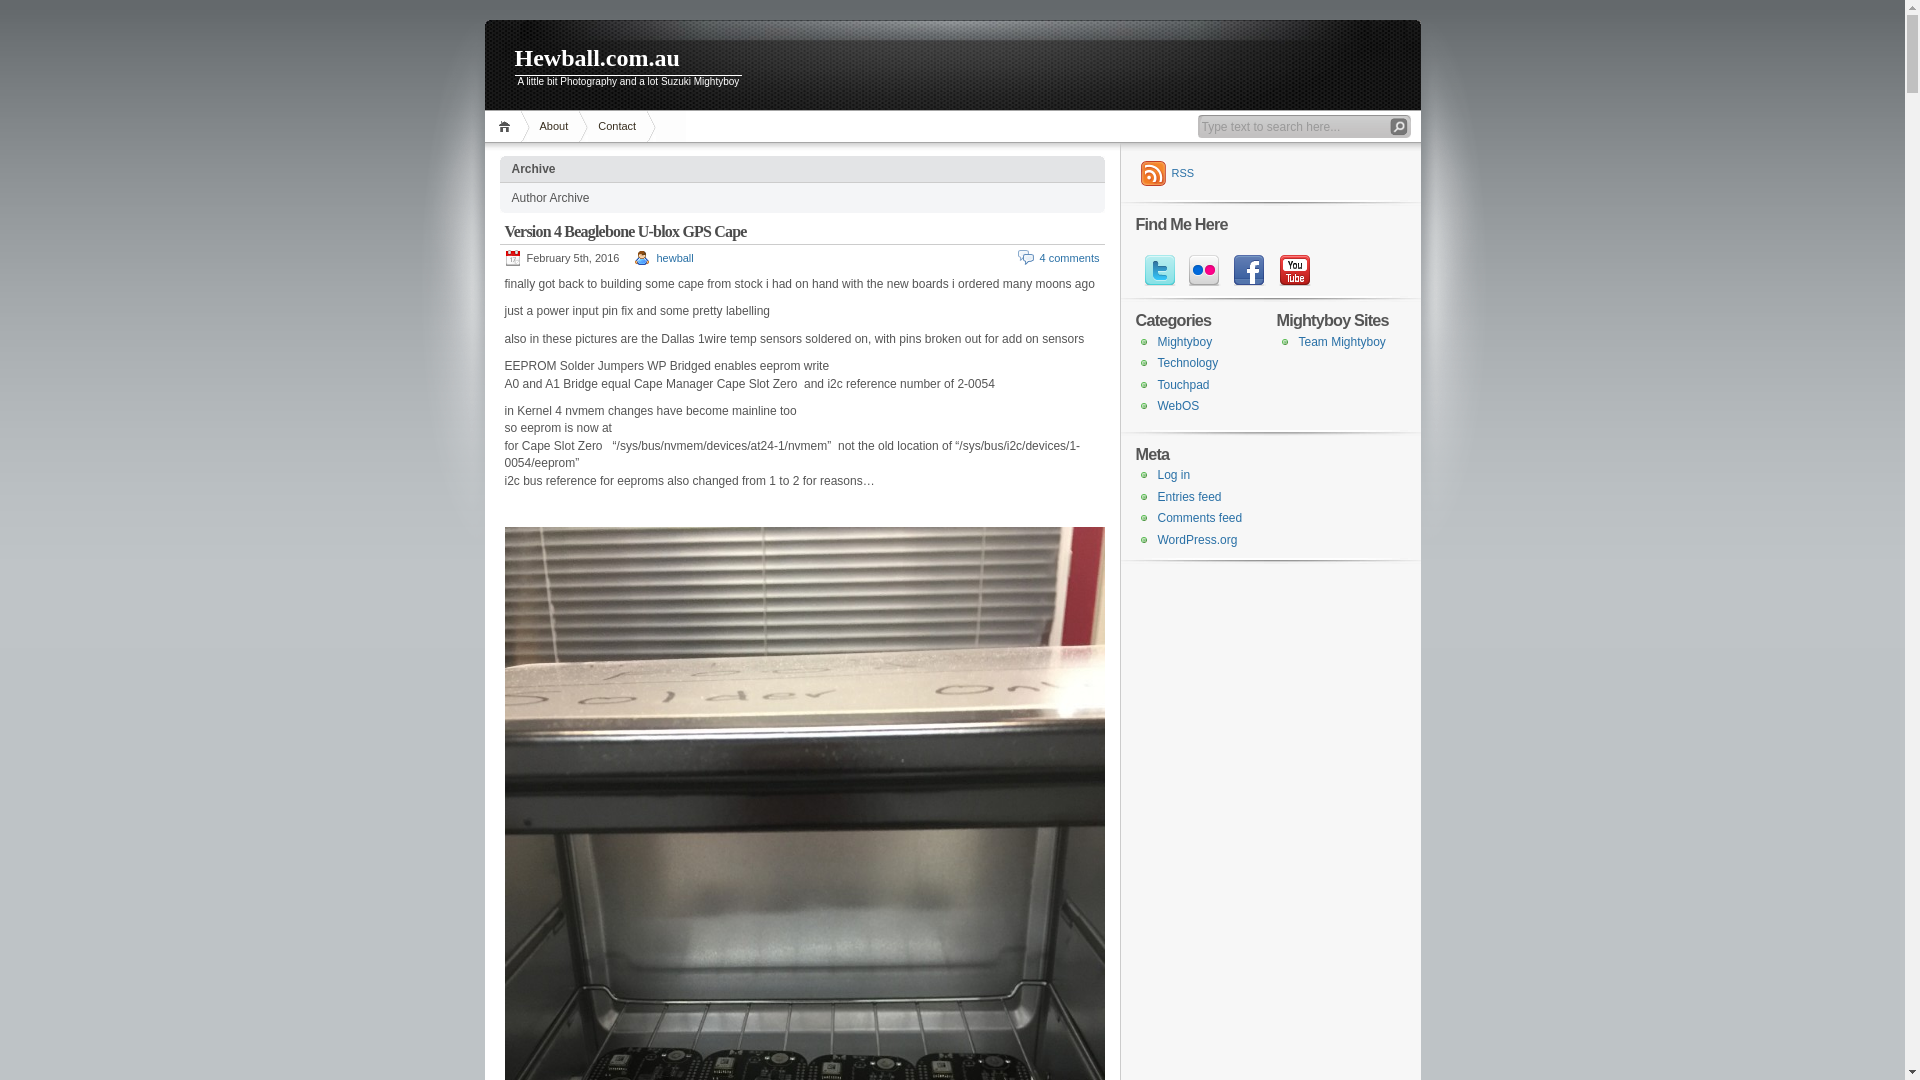  Describe the element at coordinates (1167, 172) in the screenshot. I see `'RSS'` at that location.